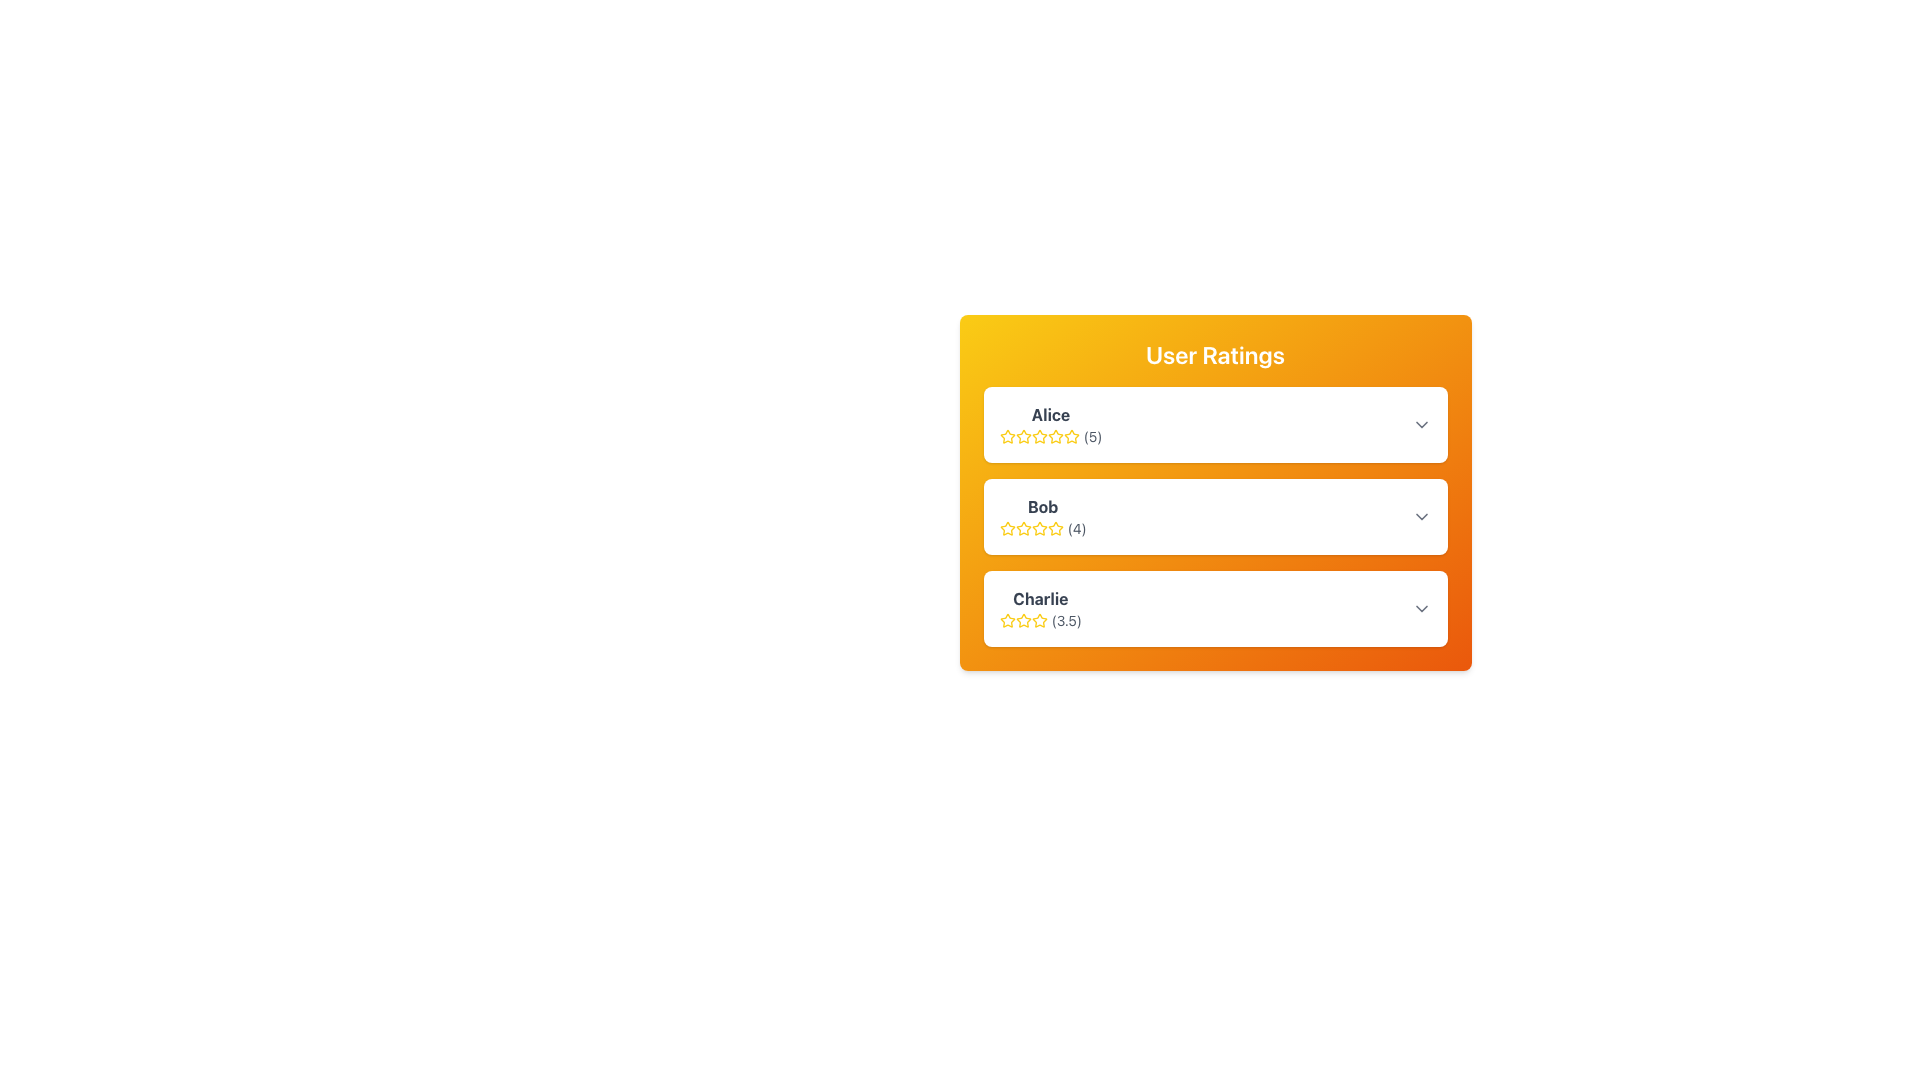 The width and height of the screenshot is (1920, 1080). I want to click on the yellow star icon in the rating section for user 'Bob', which is the second star in the star rating group, so click(1023, 527).